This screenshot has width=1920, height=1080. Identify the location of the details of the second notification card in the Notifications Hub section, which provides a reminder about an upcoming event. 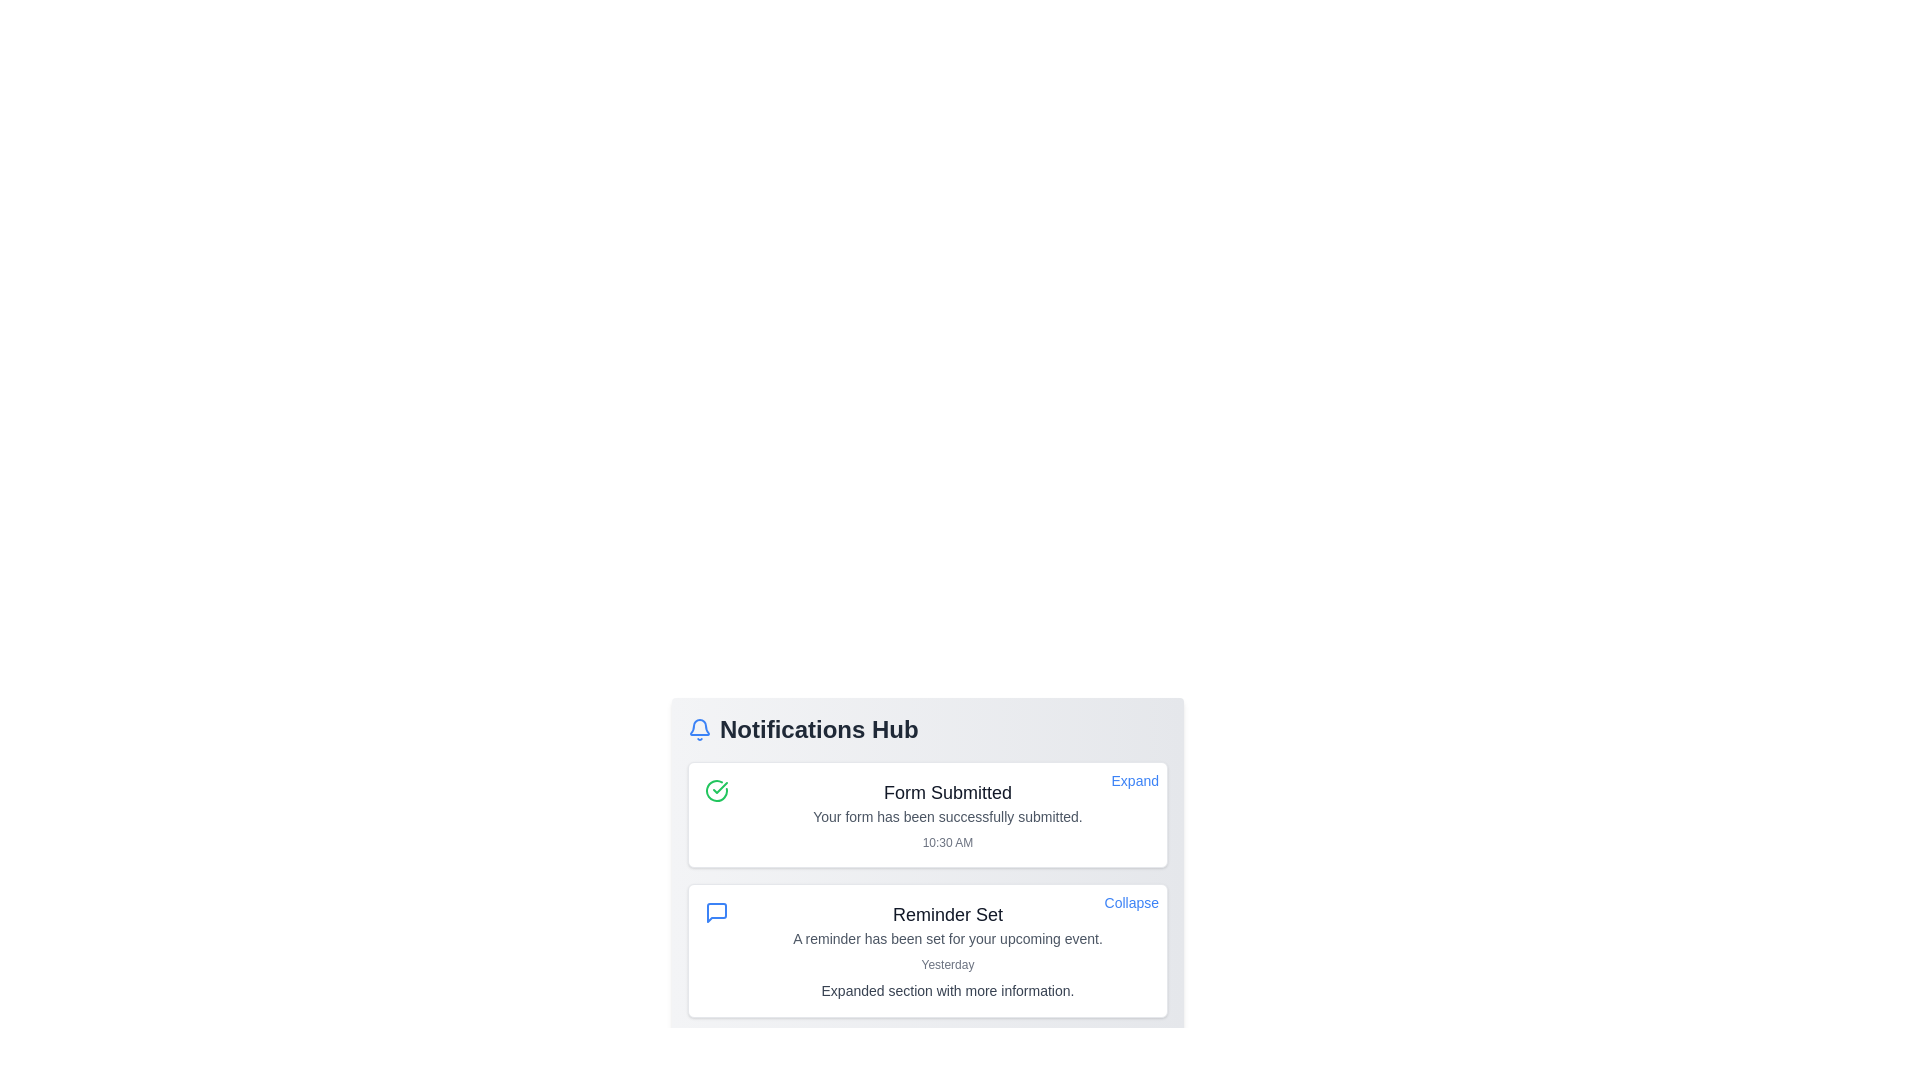
(926, 889).